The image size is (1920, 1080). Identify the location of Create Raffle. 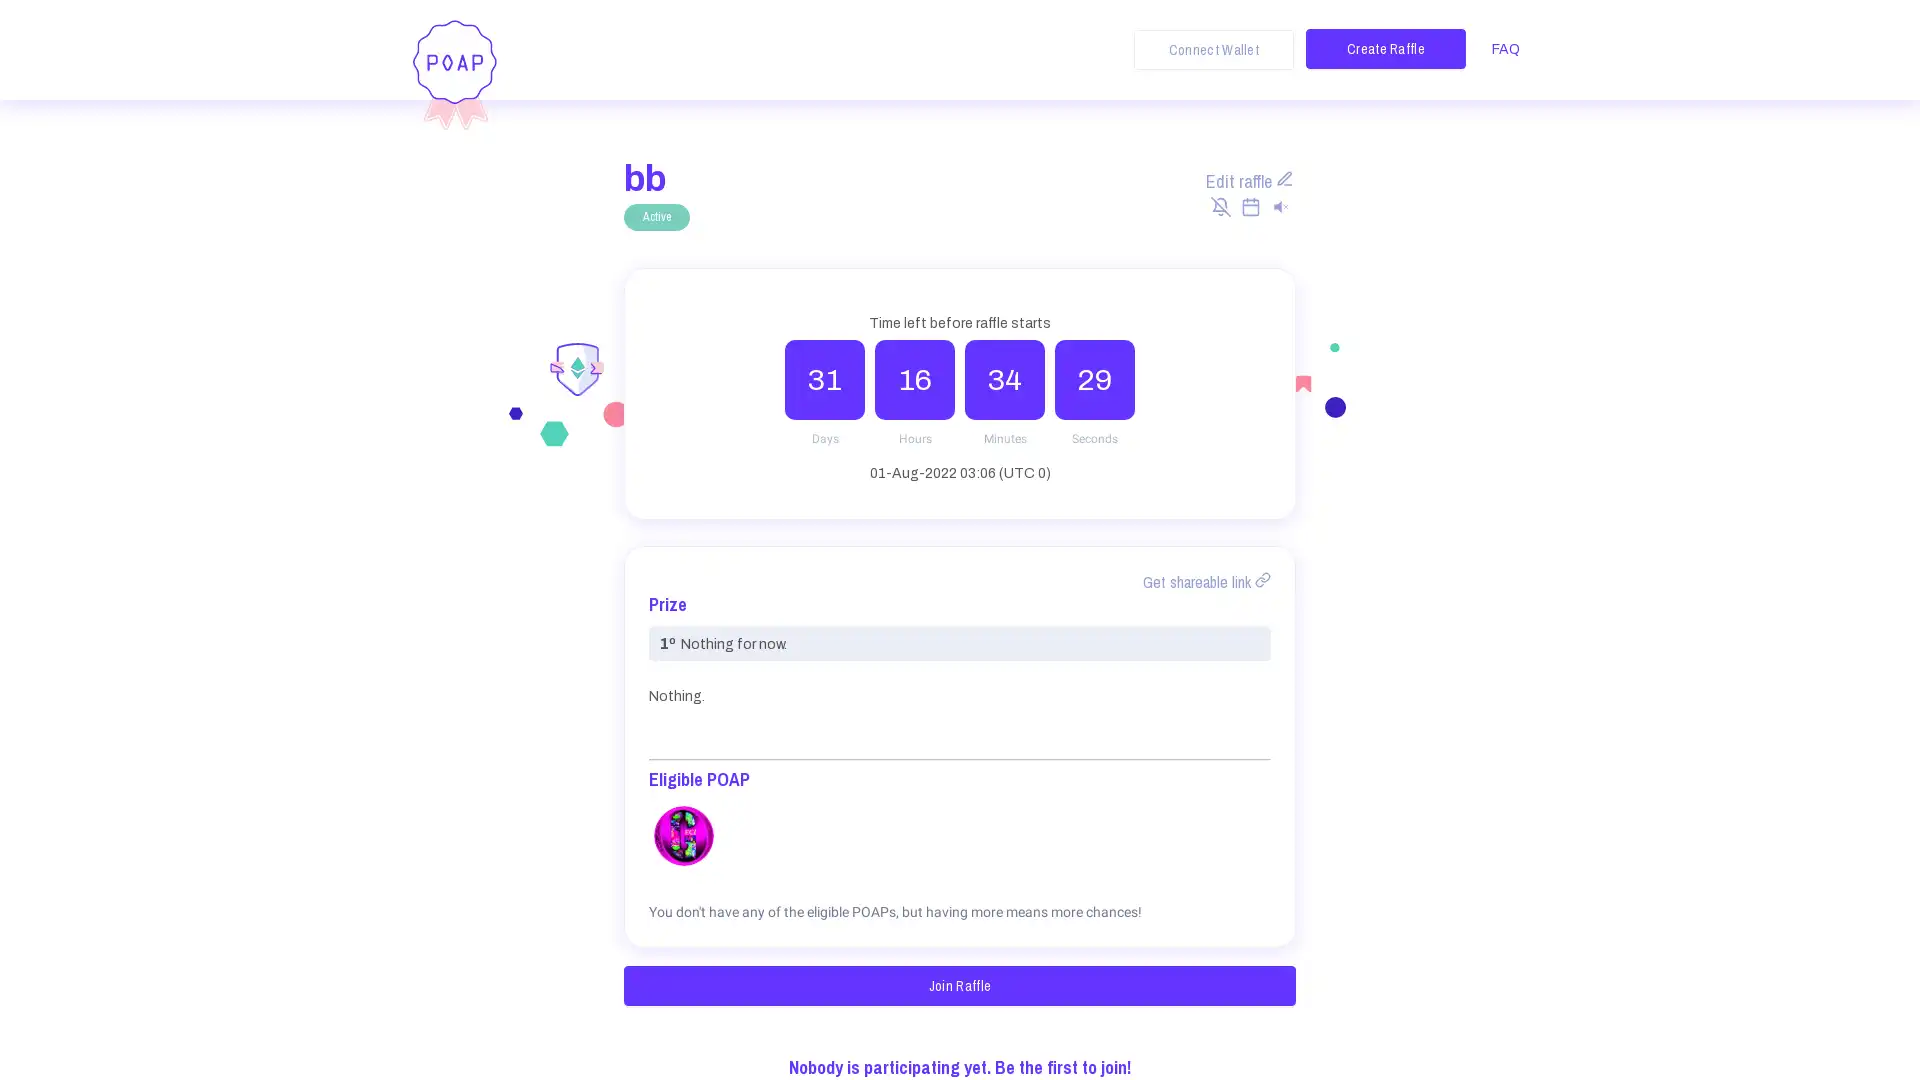
(1385, 48).